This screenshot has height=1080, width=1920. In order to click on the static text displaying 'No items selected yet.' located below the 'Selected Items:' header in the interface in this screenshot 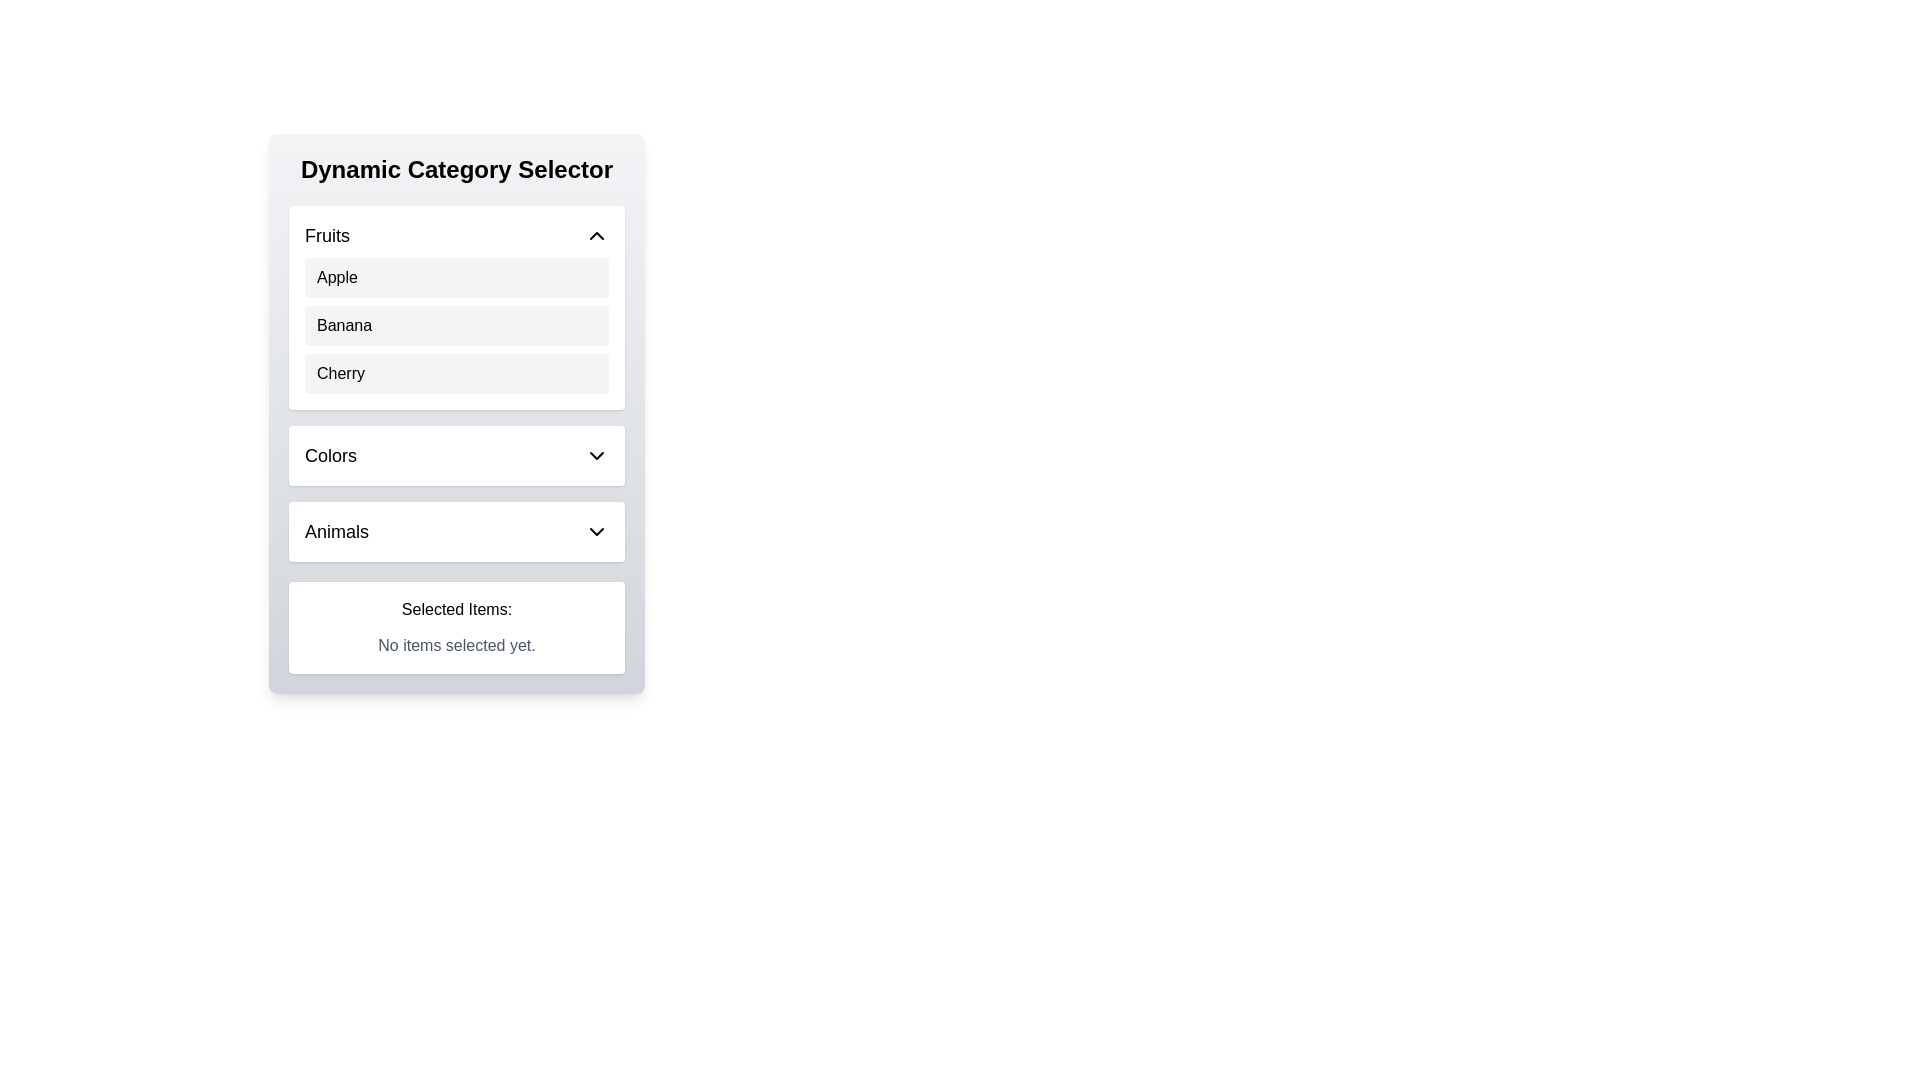, I will do `click(455, 645)`.